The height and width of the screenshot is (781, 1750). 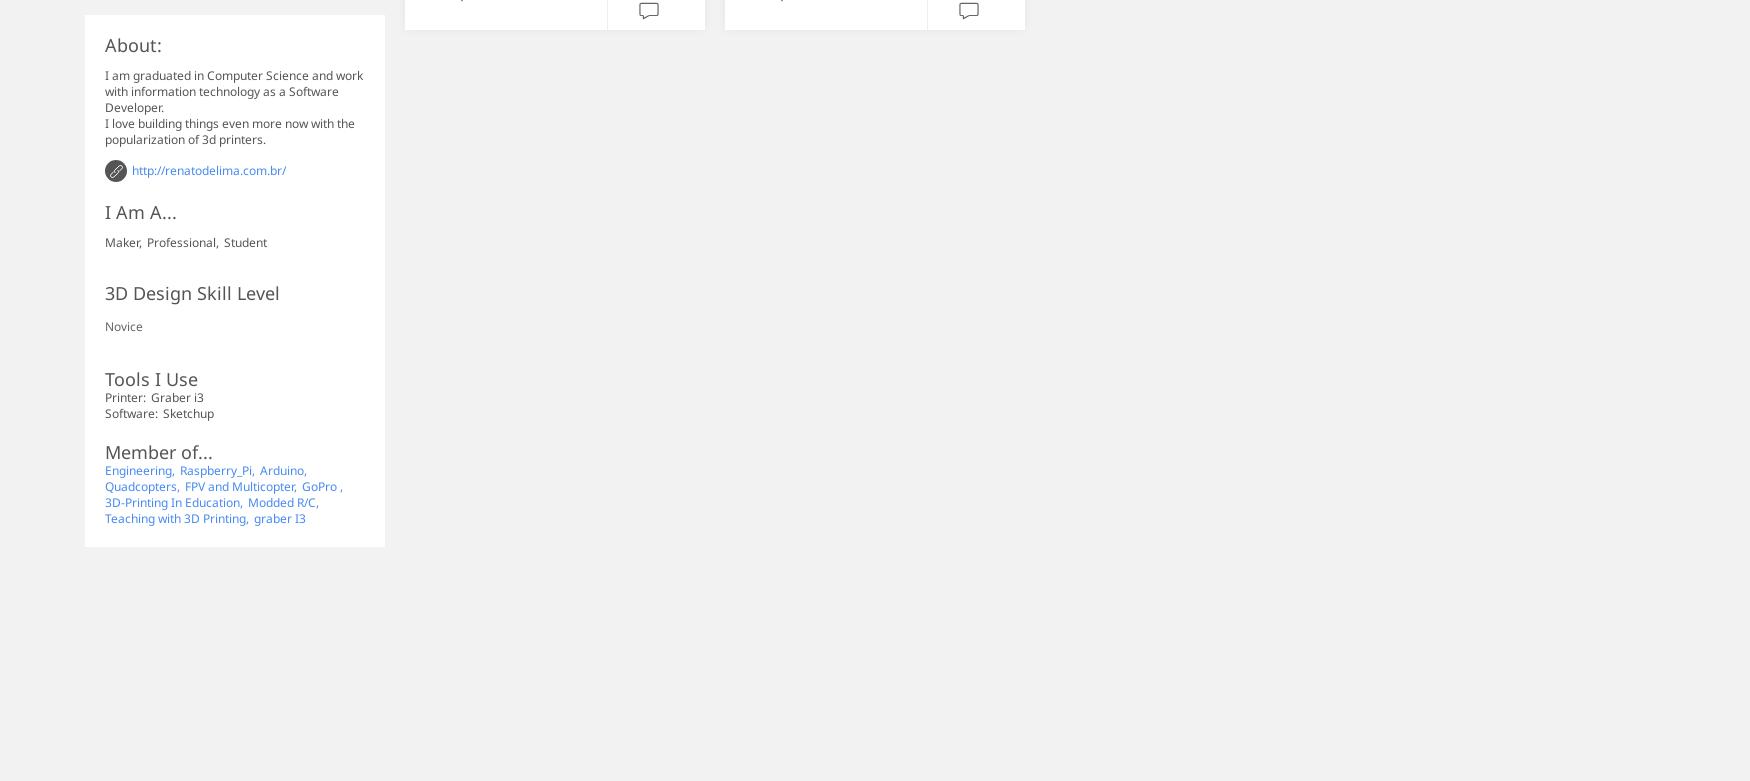 What do you see at coordinates (280, 501) in the screenshot?
I see `'Modded R/C'` at bounding box center [280, 501].